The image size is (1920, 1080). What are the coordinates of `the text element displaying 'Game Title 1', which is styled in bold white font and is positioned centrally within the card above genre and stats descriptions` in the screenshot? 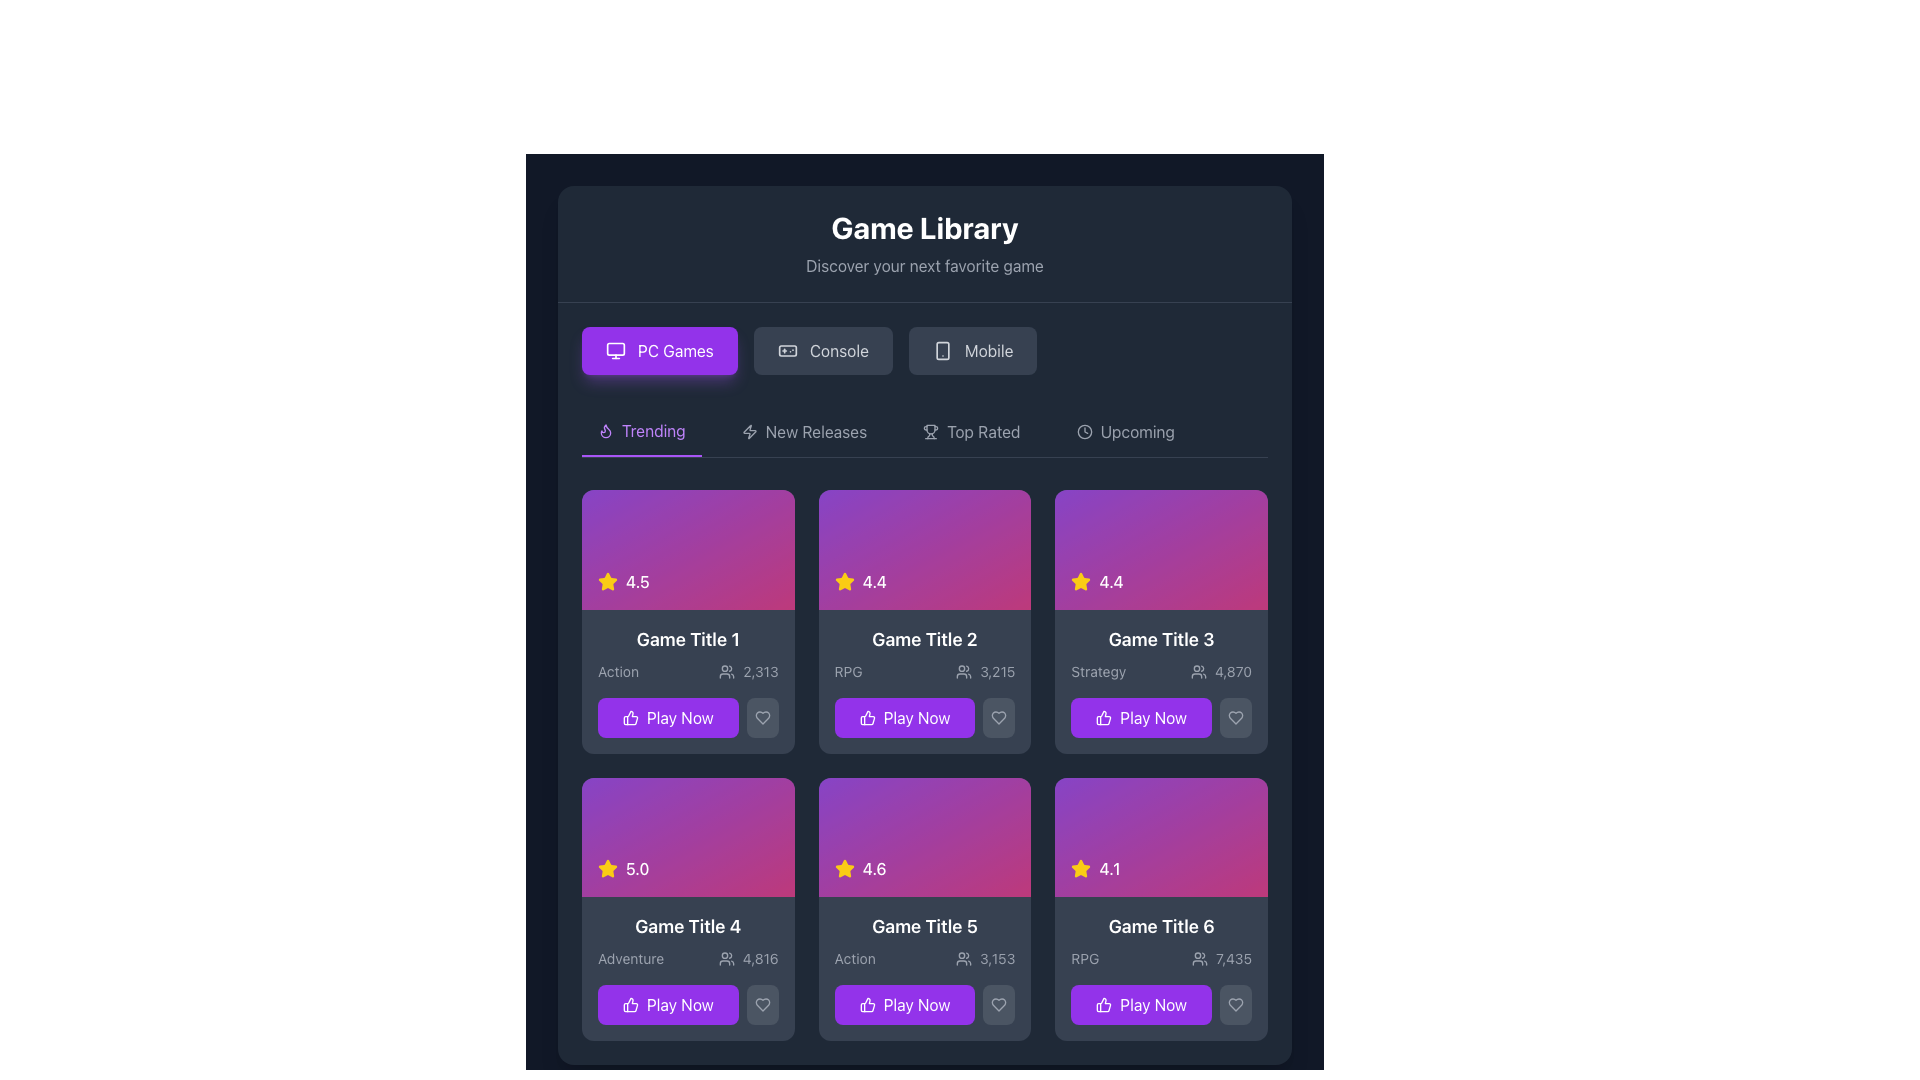 It's located at (688, 639).